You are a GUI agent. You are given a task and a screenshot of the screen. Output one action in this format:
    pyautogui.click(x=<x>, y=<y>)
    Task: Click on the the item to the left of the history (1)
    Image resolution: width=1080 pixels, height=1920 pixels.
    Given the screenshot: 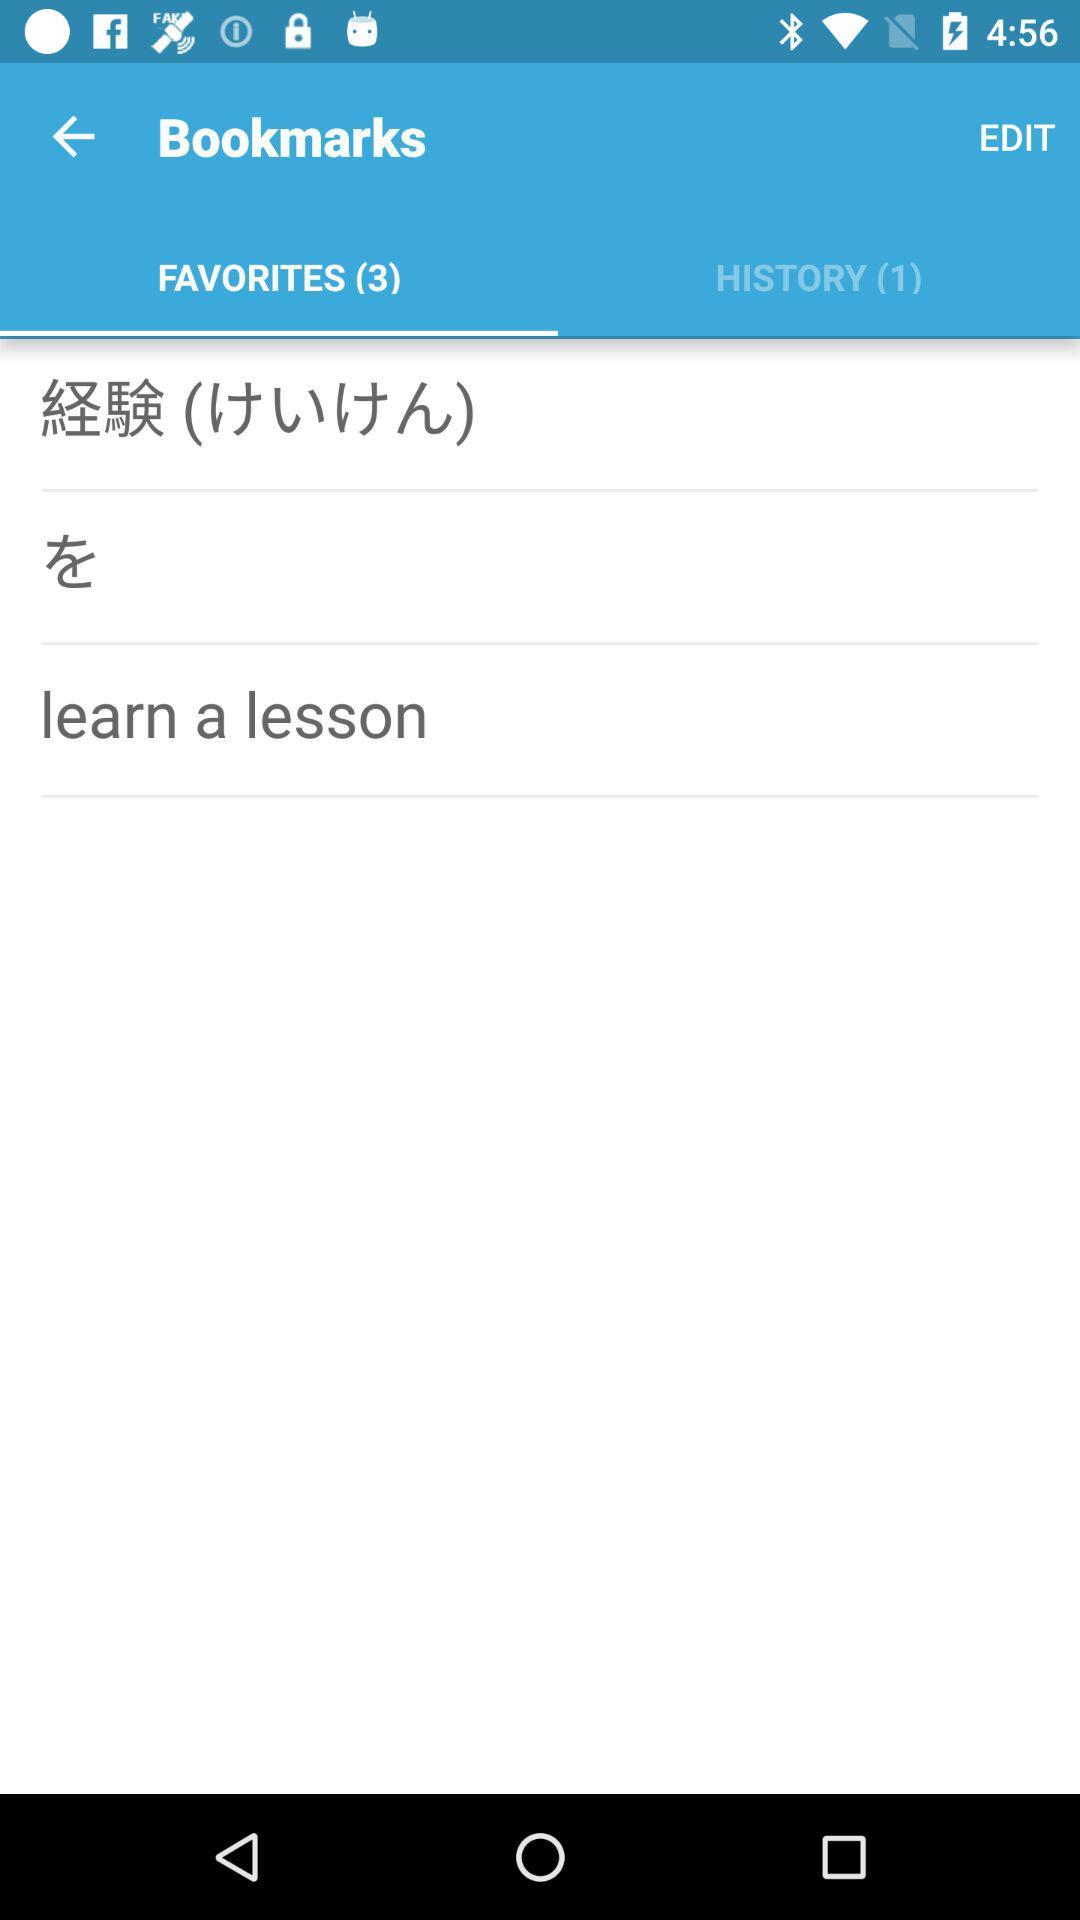 What is the action you would take?
    pyautogui.click(x=278, y=272)
    